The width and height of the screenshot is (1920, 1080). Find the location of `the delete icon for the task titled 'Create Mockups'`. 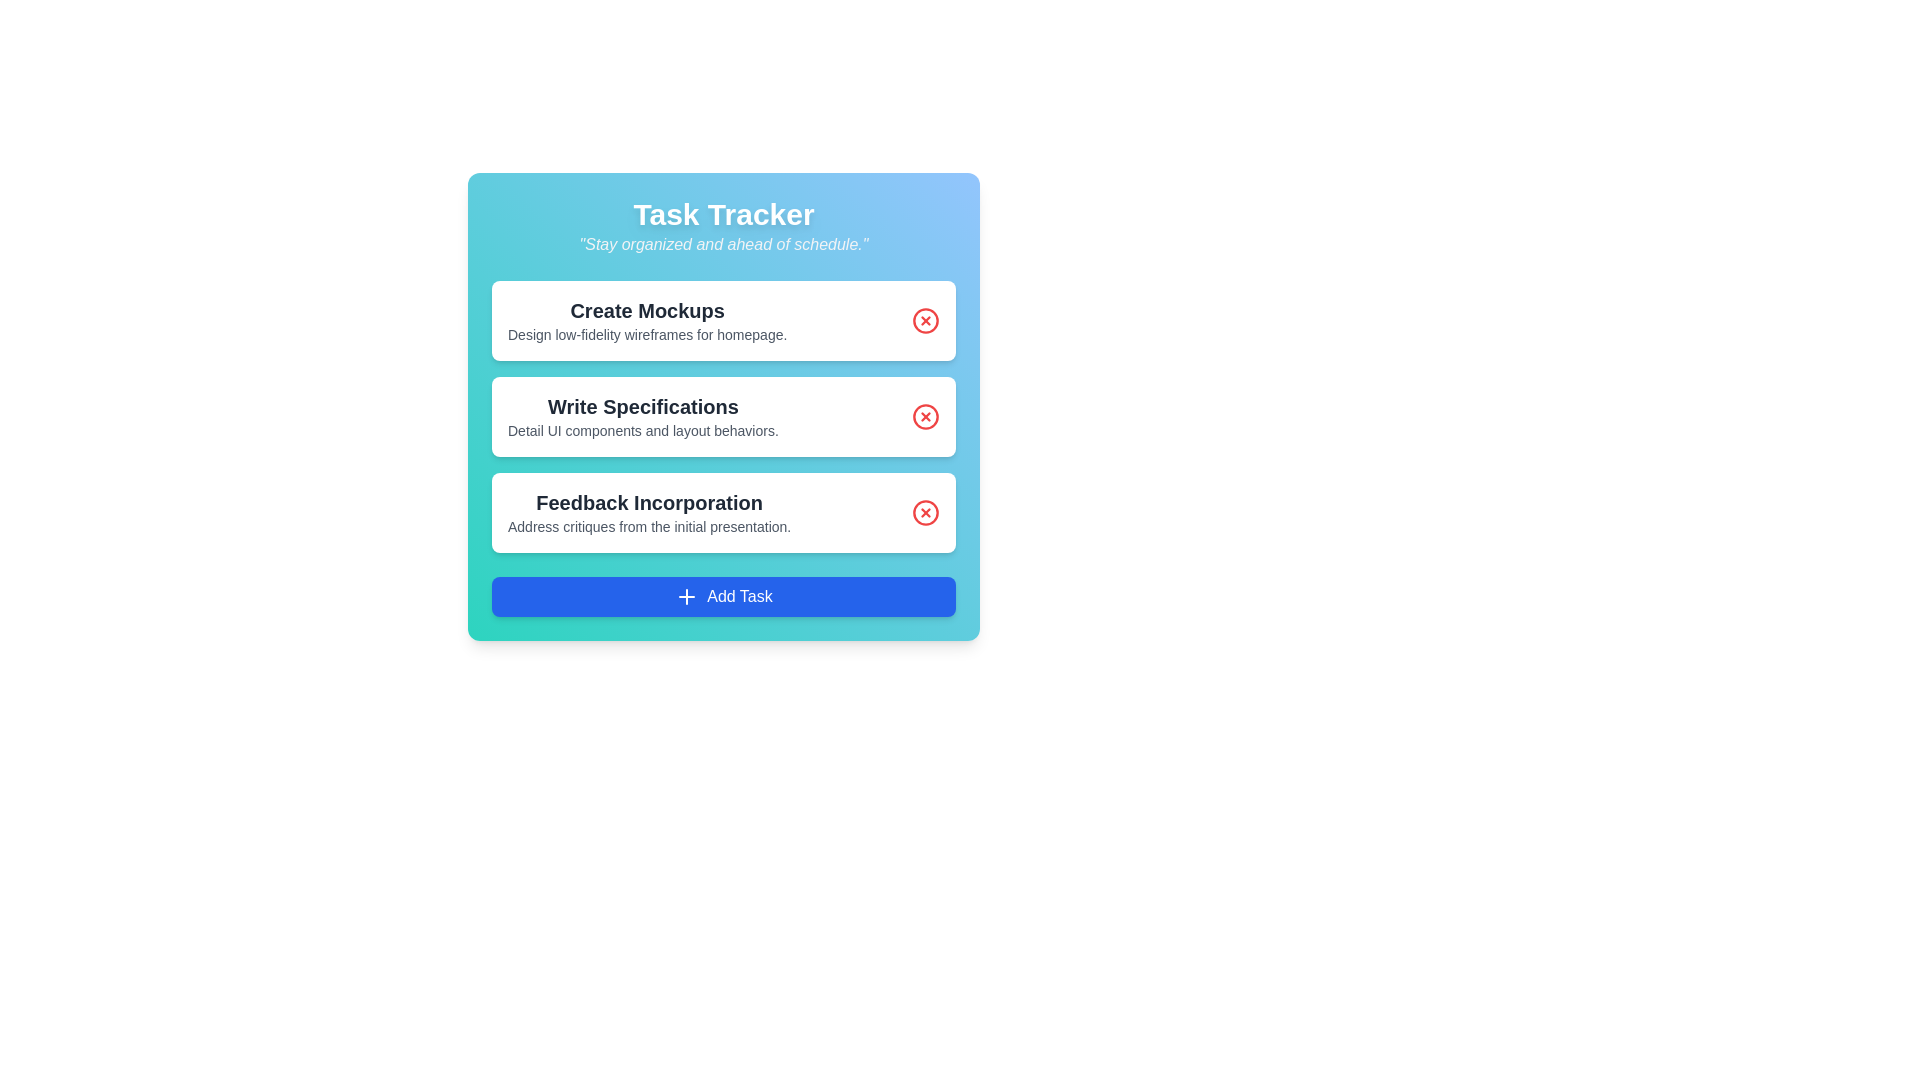

the delete icon for the task titled 'Create Mockups' is located at coordinates (925, 319).